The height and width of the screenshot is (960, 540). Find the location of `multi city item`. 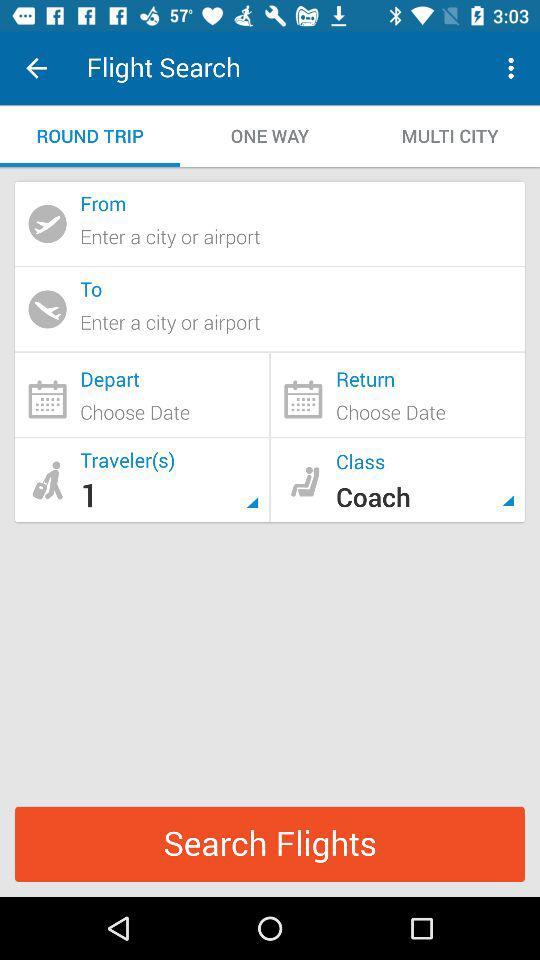

multi city item is located at coordinates (449, 135).